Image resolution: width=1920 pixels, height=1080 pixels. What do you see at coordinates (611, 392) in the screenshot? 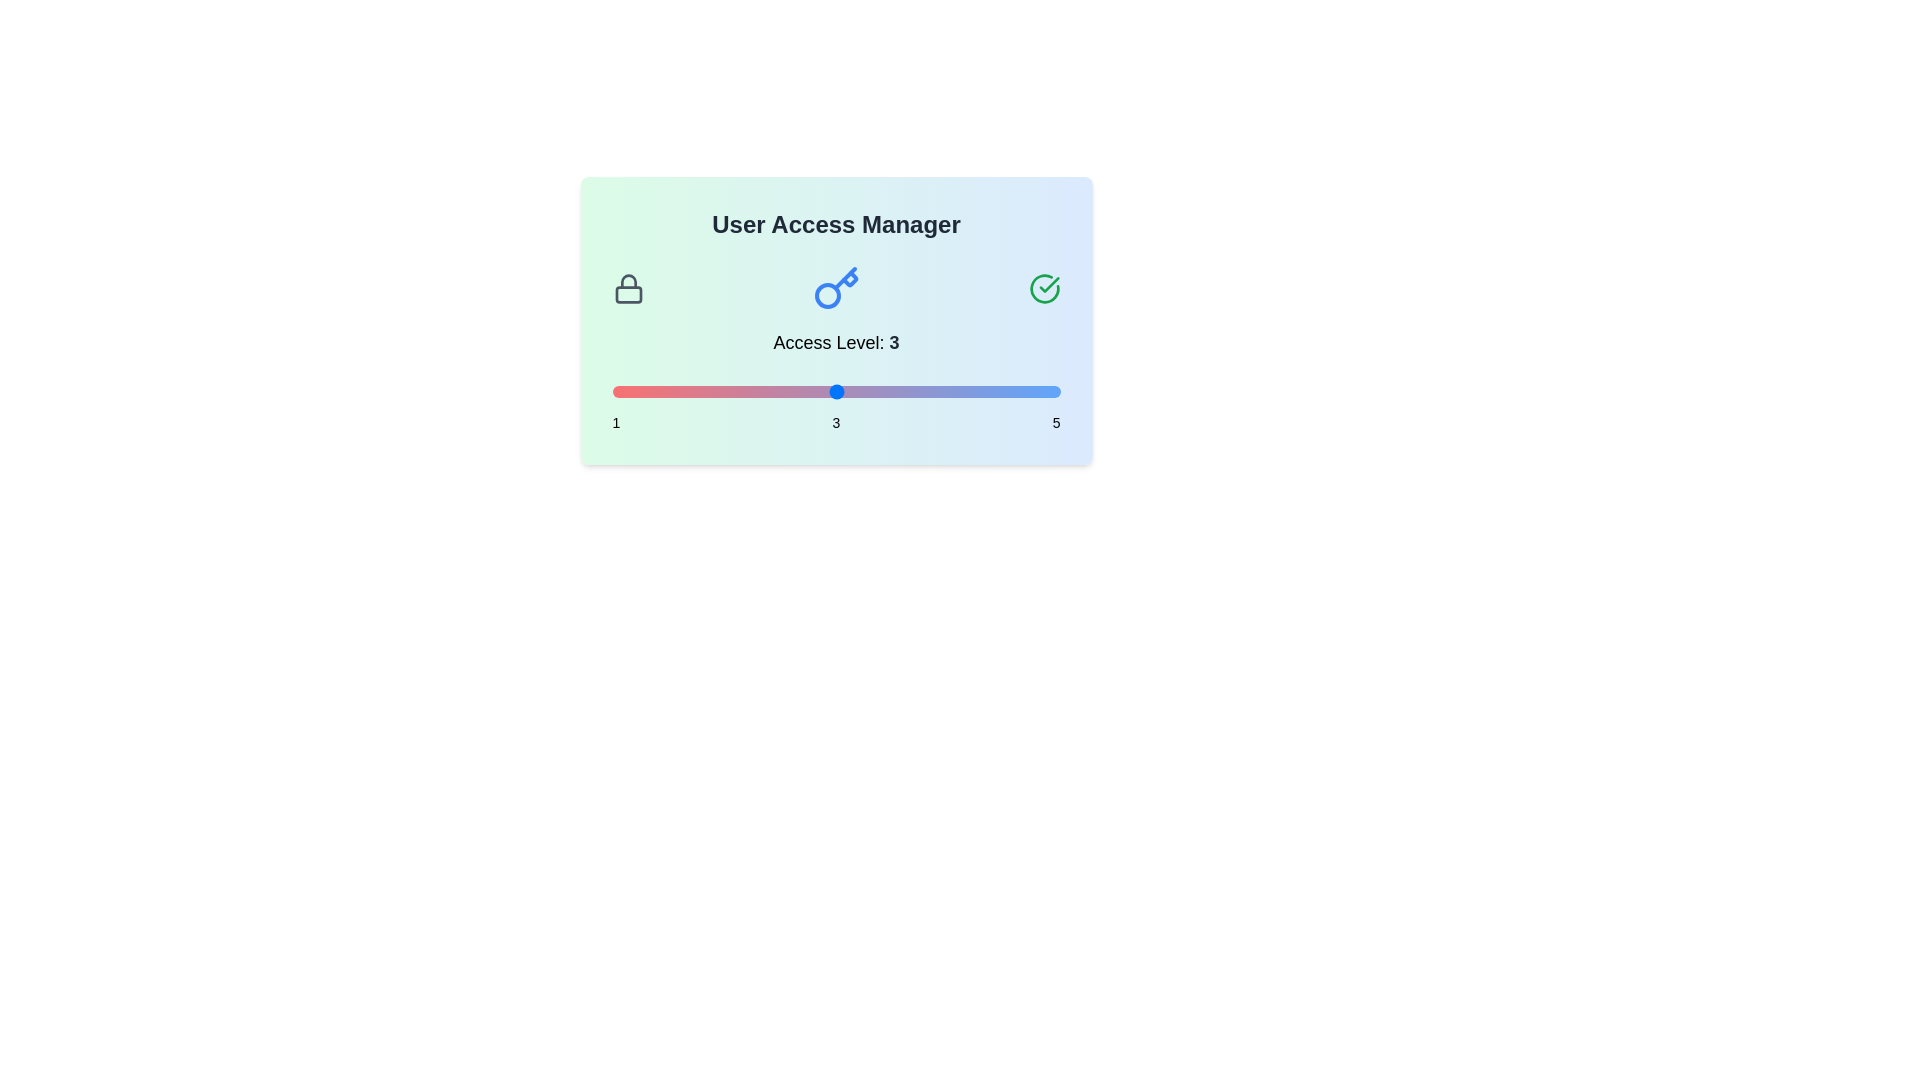
I see `the access level slider to 1` at bounding box center [611, 392].